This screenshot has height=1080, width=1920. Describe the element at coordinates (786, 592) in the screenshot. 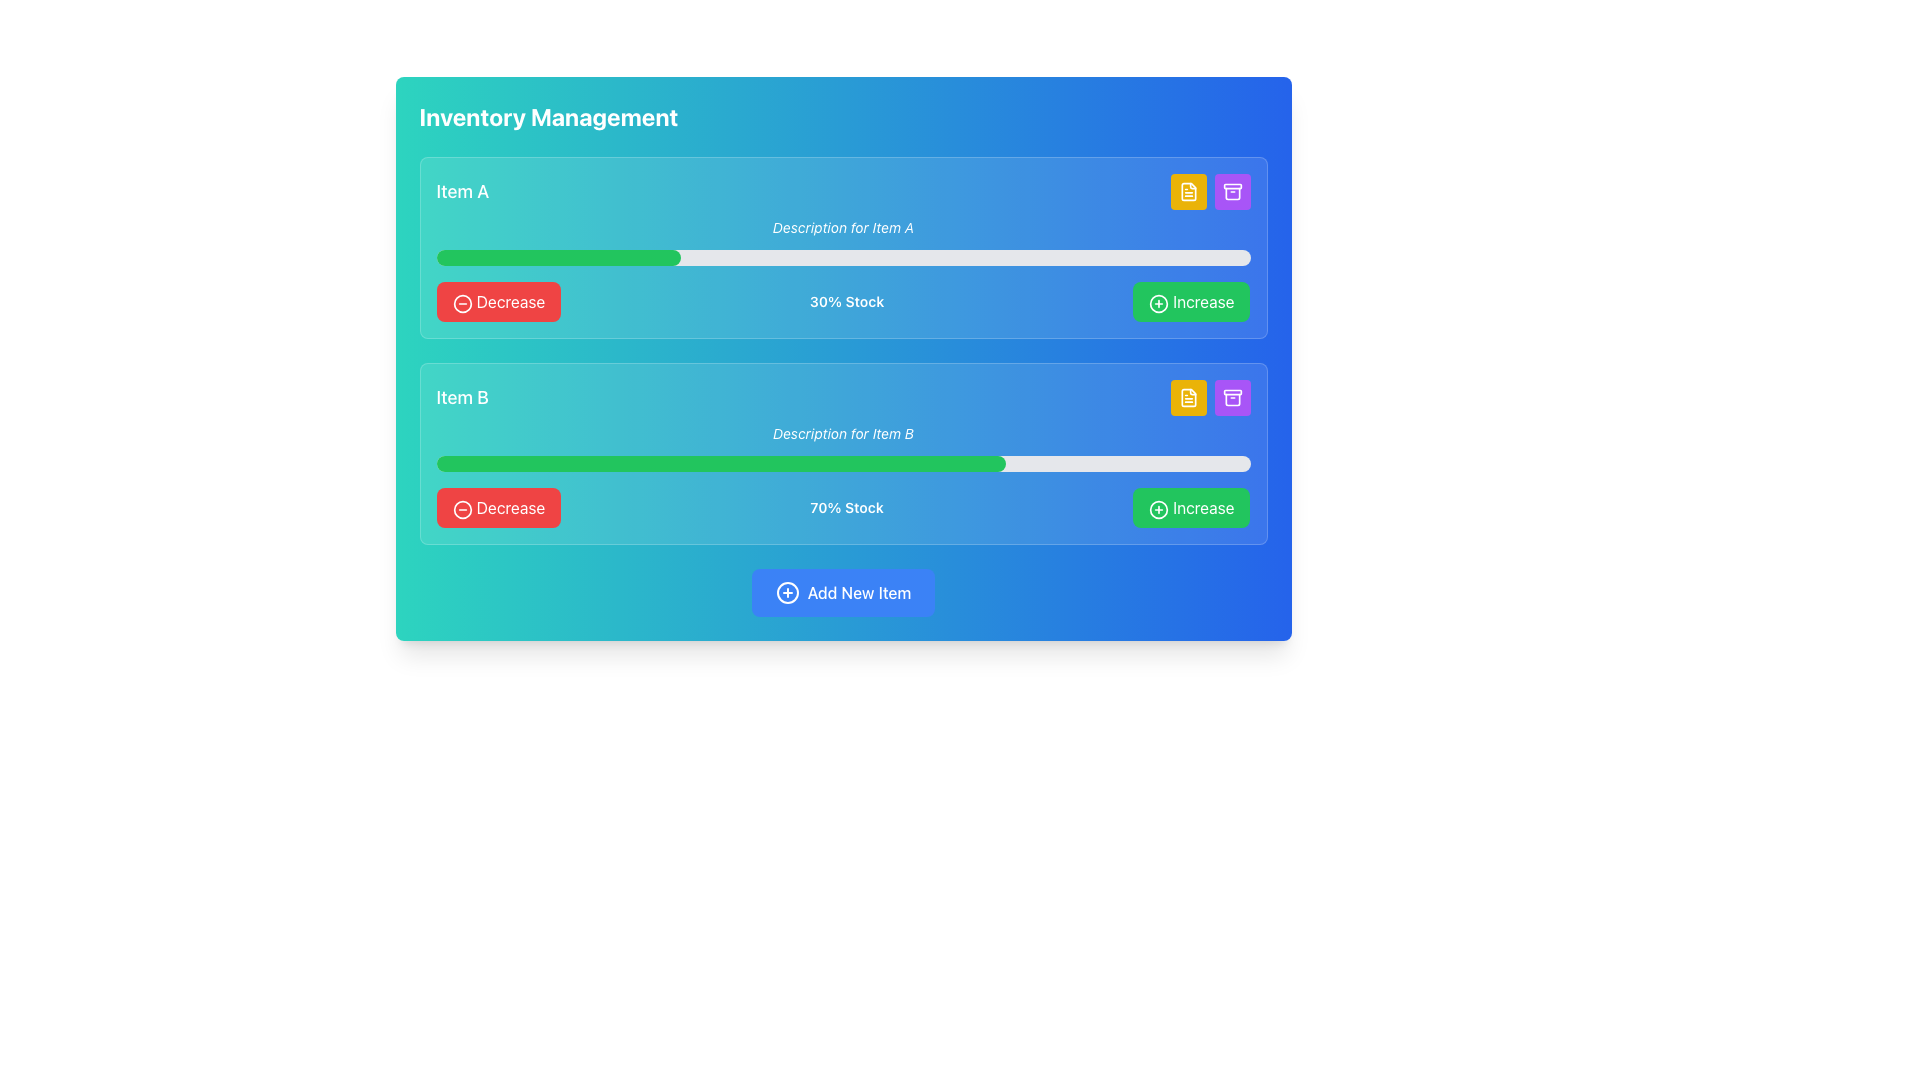

I see `the Circular SVG graphical element that signifies addition functionality within the 'Add New Item' button, located at the bottom section of the interface` at that location.